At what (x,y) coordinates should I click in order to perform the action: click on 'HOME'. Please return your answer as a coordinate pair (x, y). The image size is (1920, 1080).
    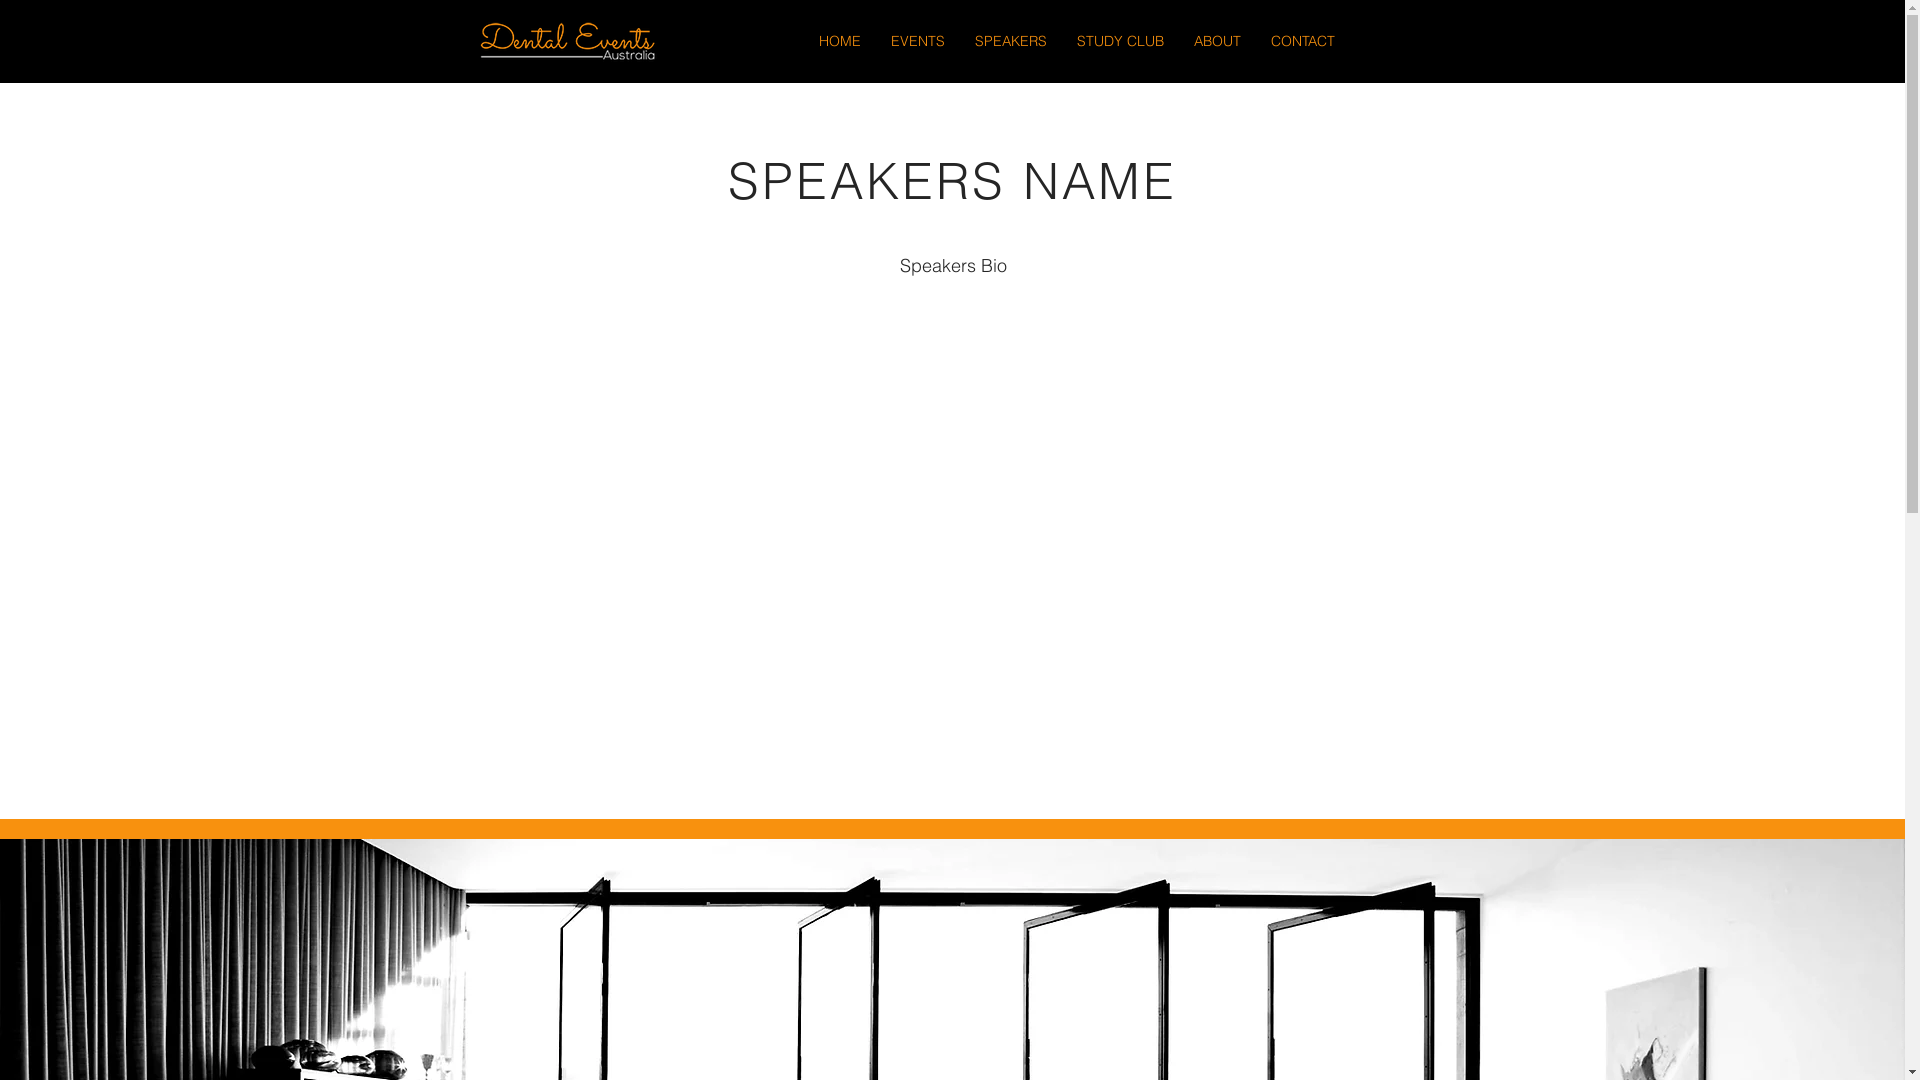
    Looking at the image, I should click on (840, 41).